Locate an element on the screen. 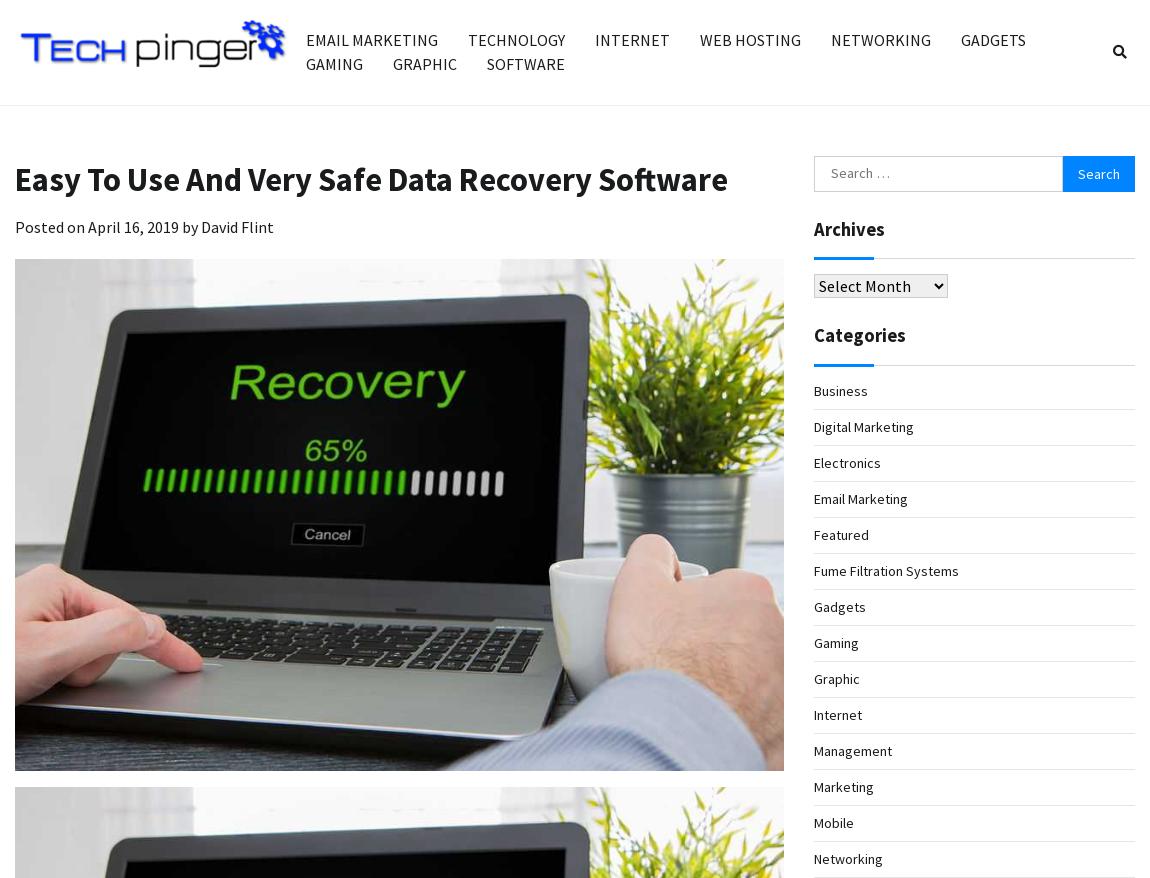  'Technology' is located at coordinates (516, 39).